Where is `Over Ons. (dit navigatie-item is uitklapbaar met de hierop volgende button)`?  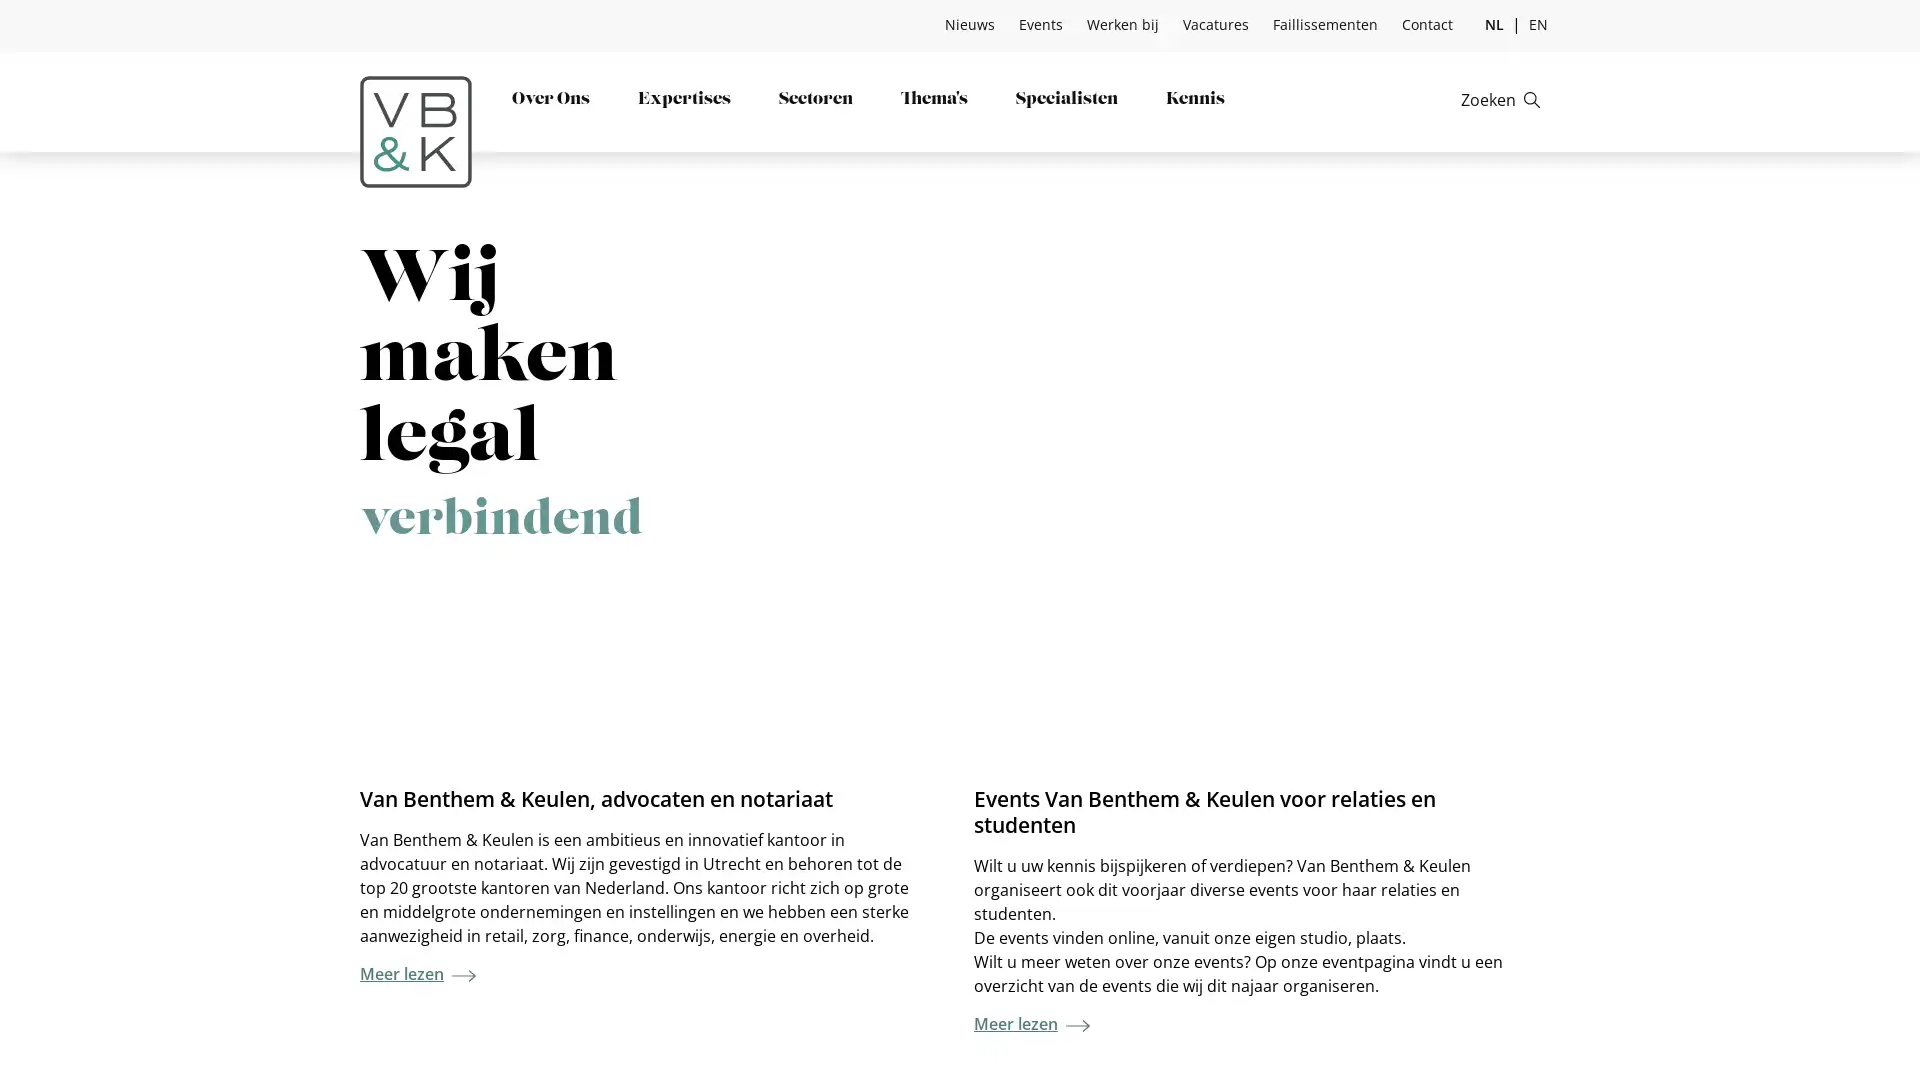 Over Ons. (dit navigatie-item is uitklapbaar met de hierop volgende button) is located at coordinates (551, 100).